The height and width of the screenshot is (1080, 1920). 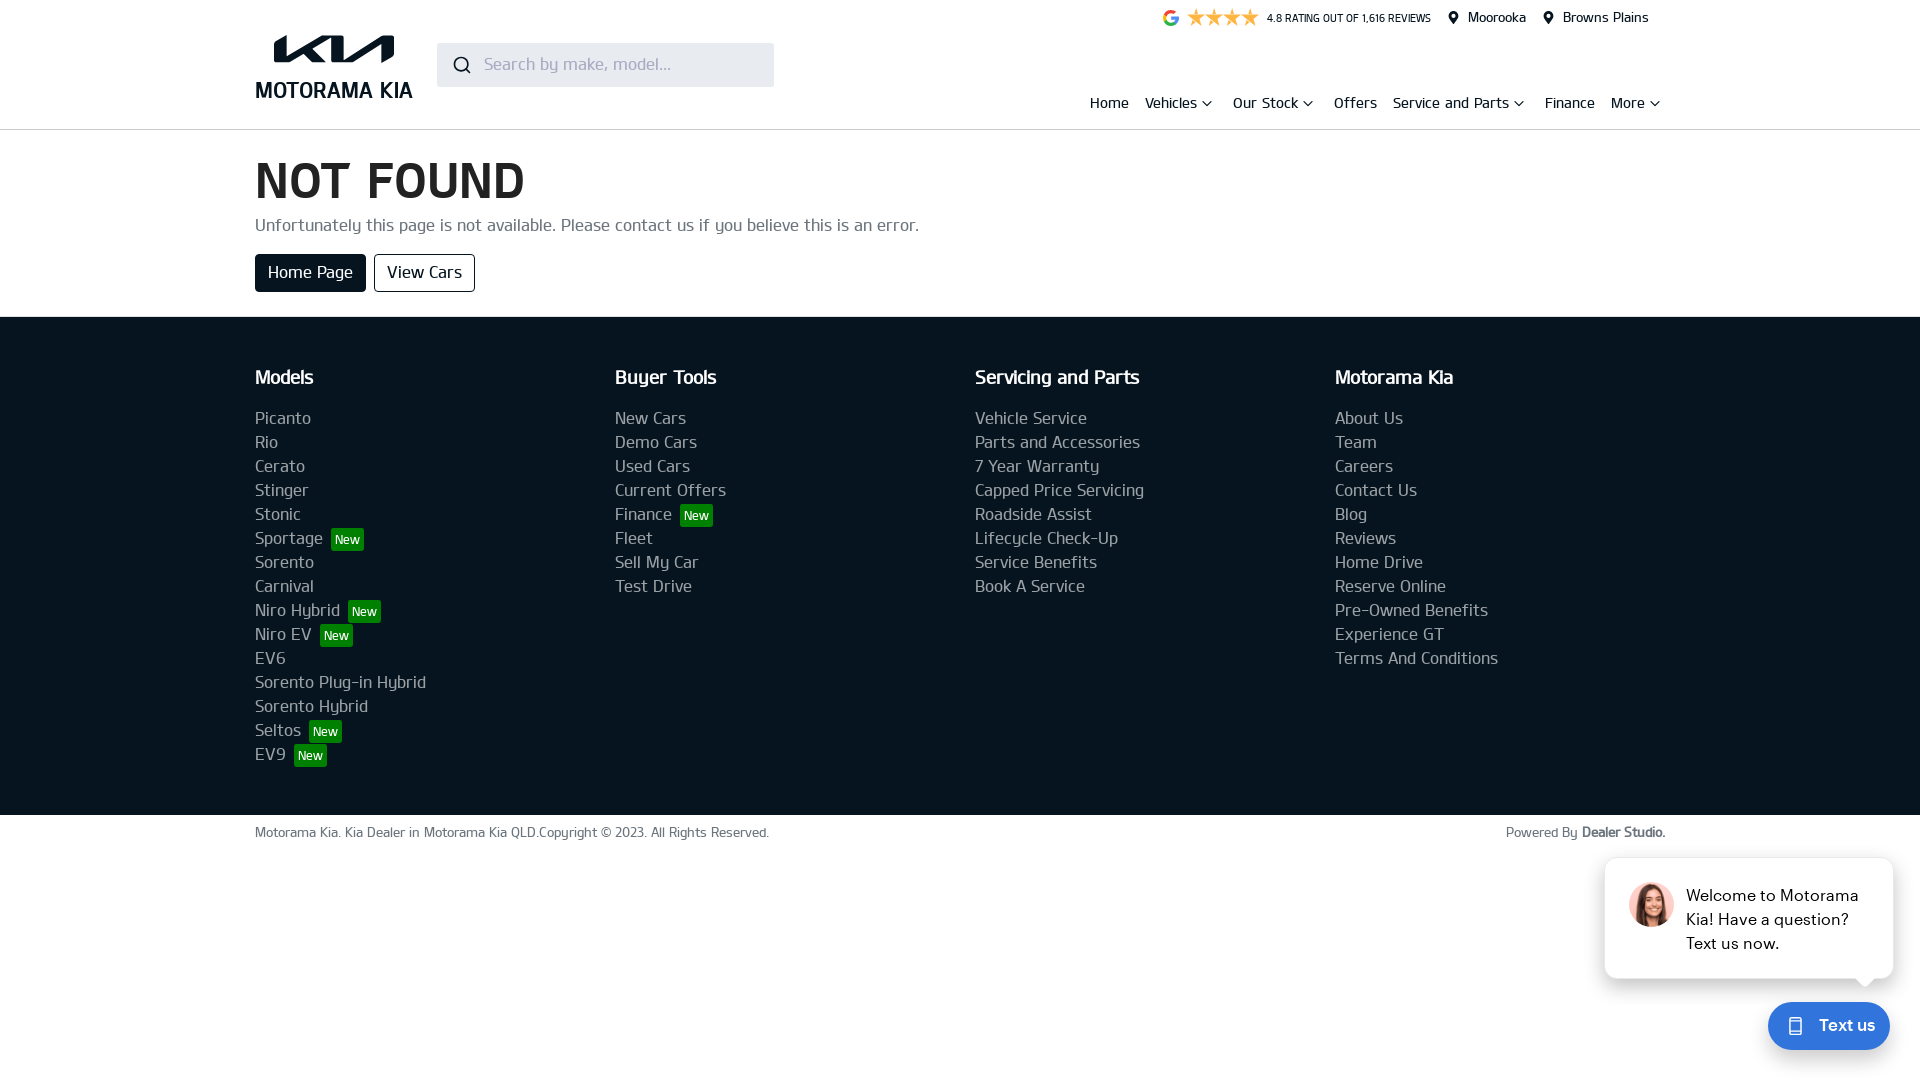 I want to click on 'Service and Parts', so click(x=1453, y=106).